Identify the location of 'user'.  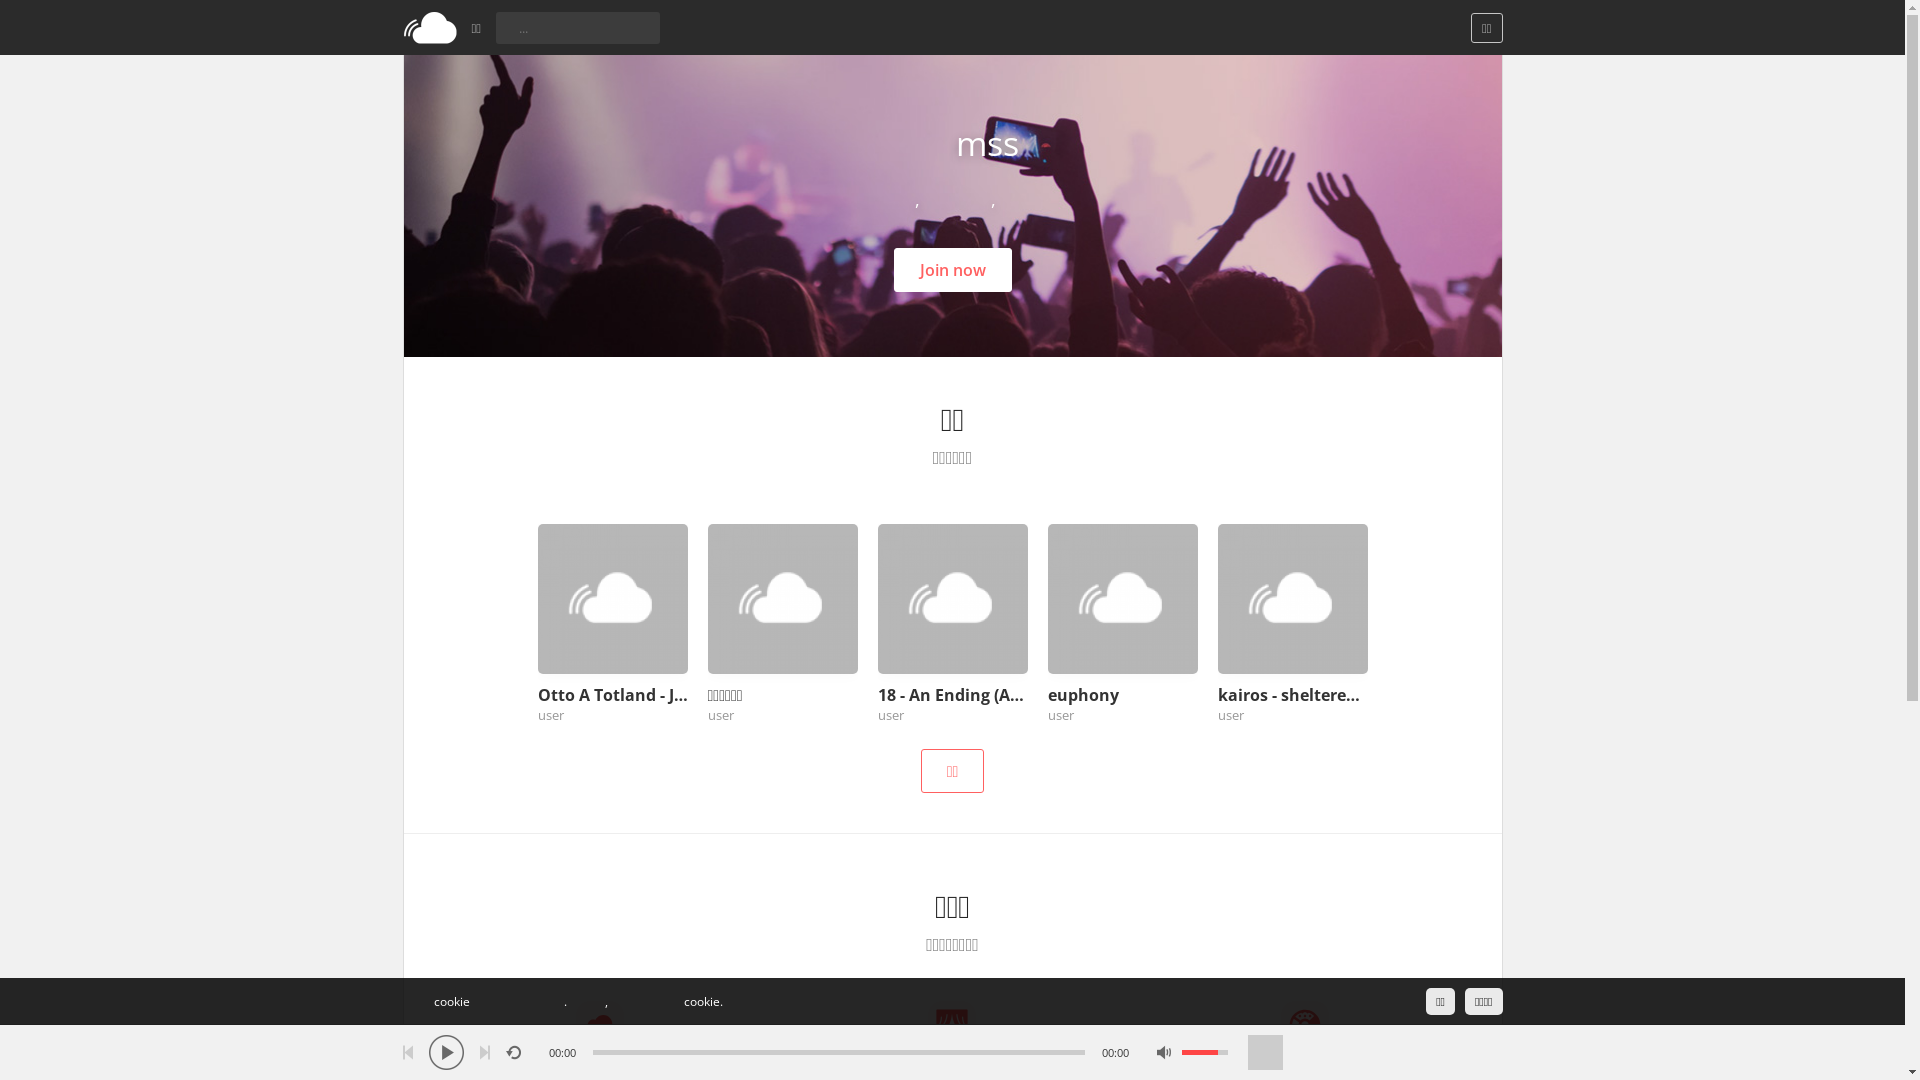
(1229, 713).